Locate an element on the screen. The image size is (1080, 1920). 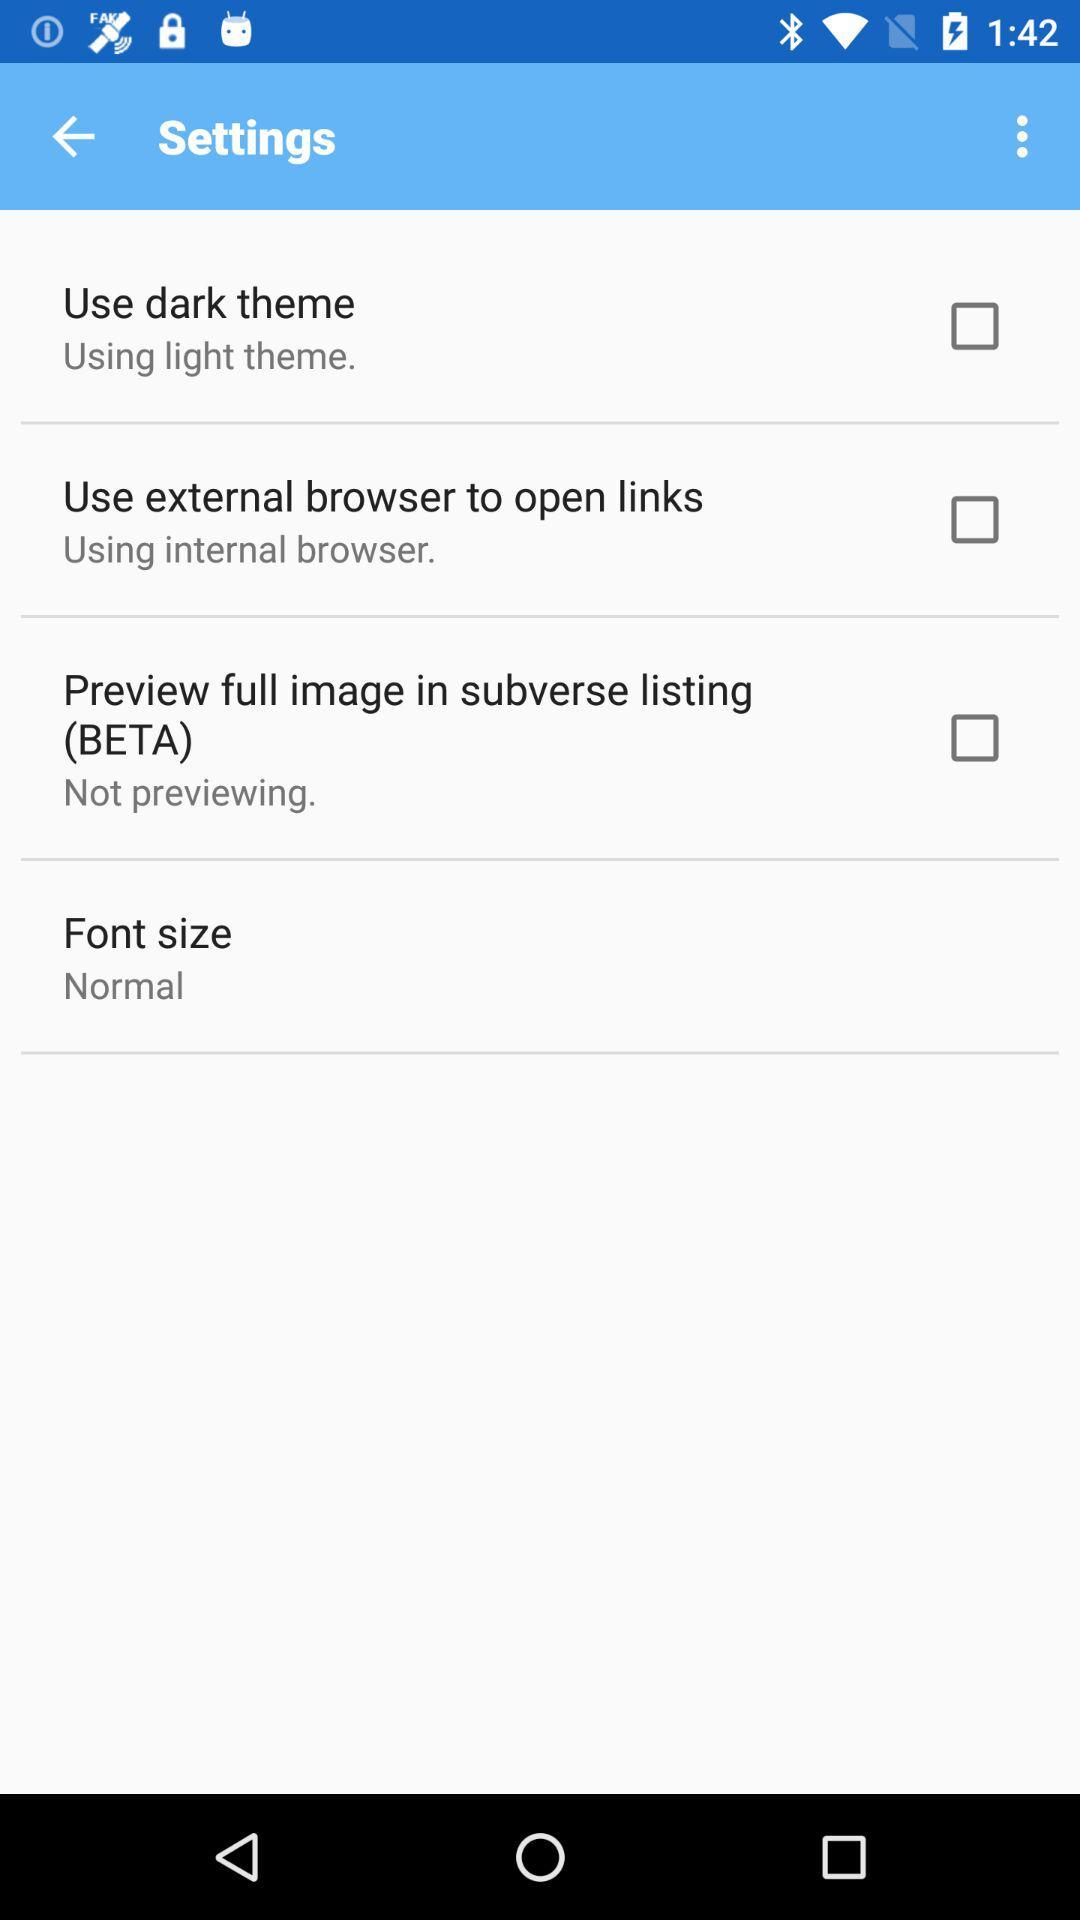
the item below the preview full image is located at coordinates (190, 790).